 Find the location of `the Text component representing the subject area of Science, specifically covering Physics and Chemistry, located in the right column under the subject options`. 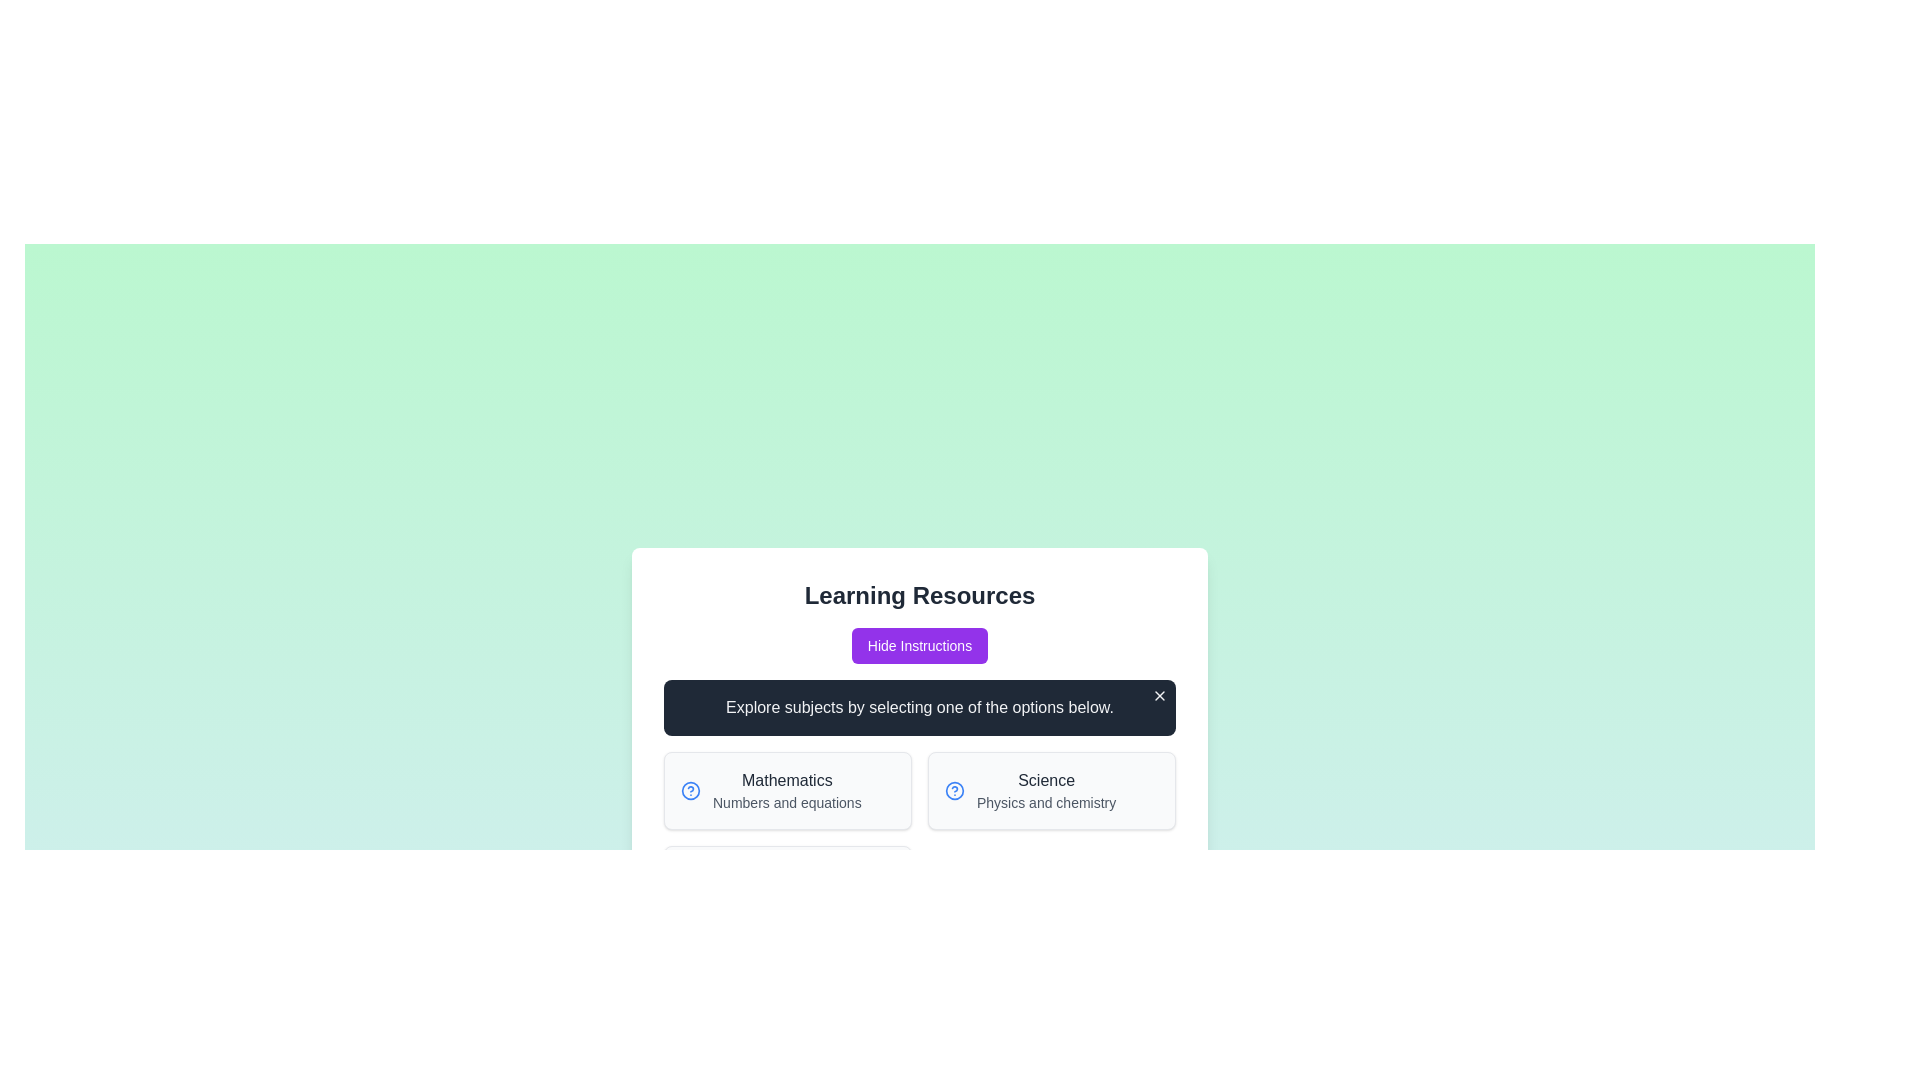

the Text component representing the subject area of Science, specifically covering Physics and Chemistry, located in the right column under the subject options is located at coordinates (1045, 789).